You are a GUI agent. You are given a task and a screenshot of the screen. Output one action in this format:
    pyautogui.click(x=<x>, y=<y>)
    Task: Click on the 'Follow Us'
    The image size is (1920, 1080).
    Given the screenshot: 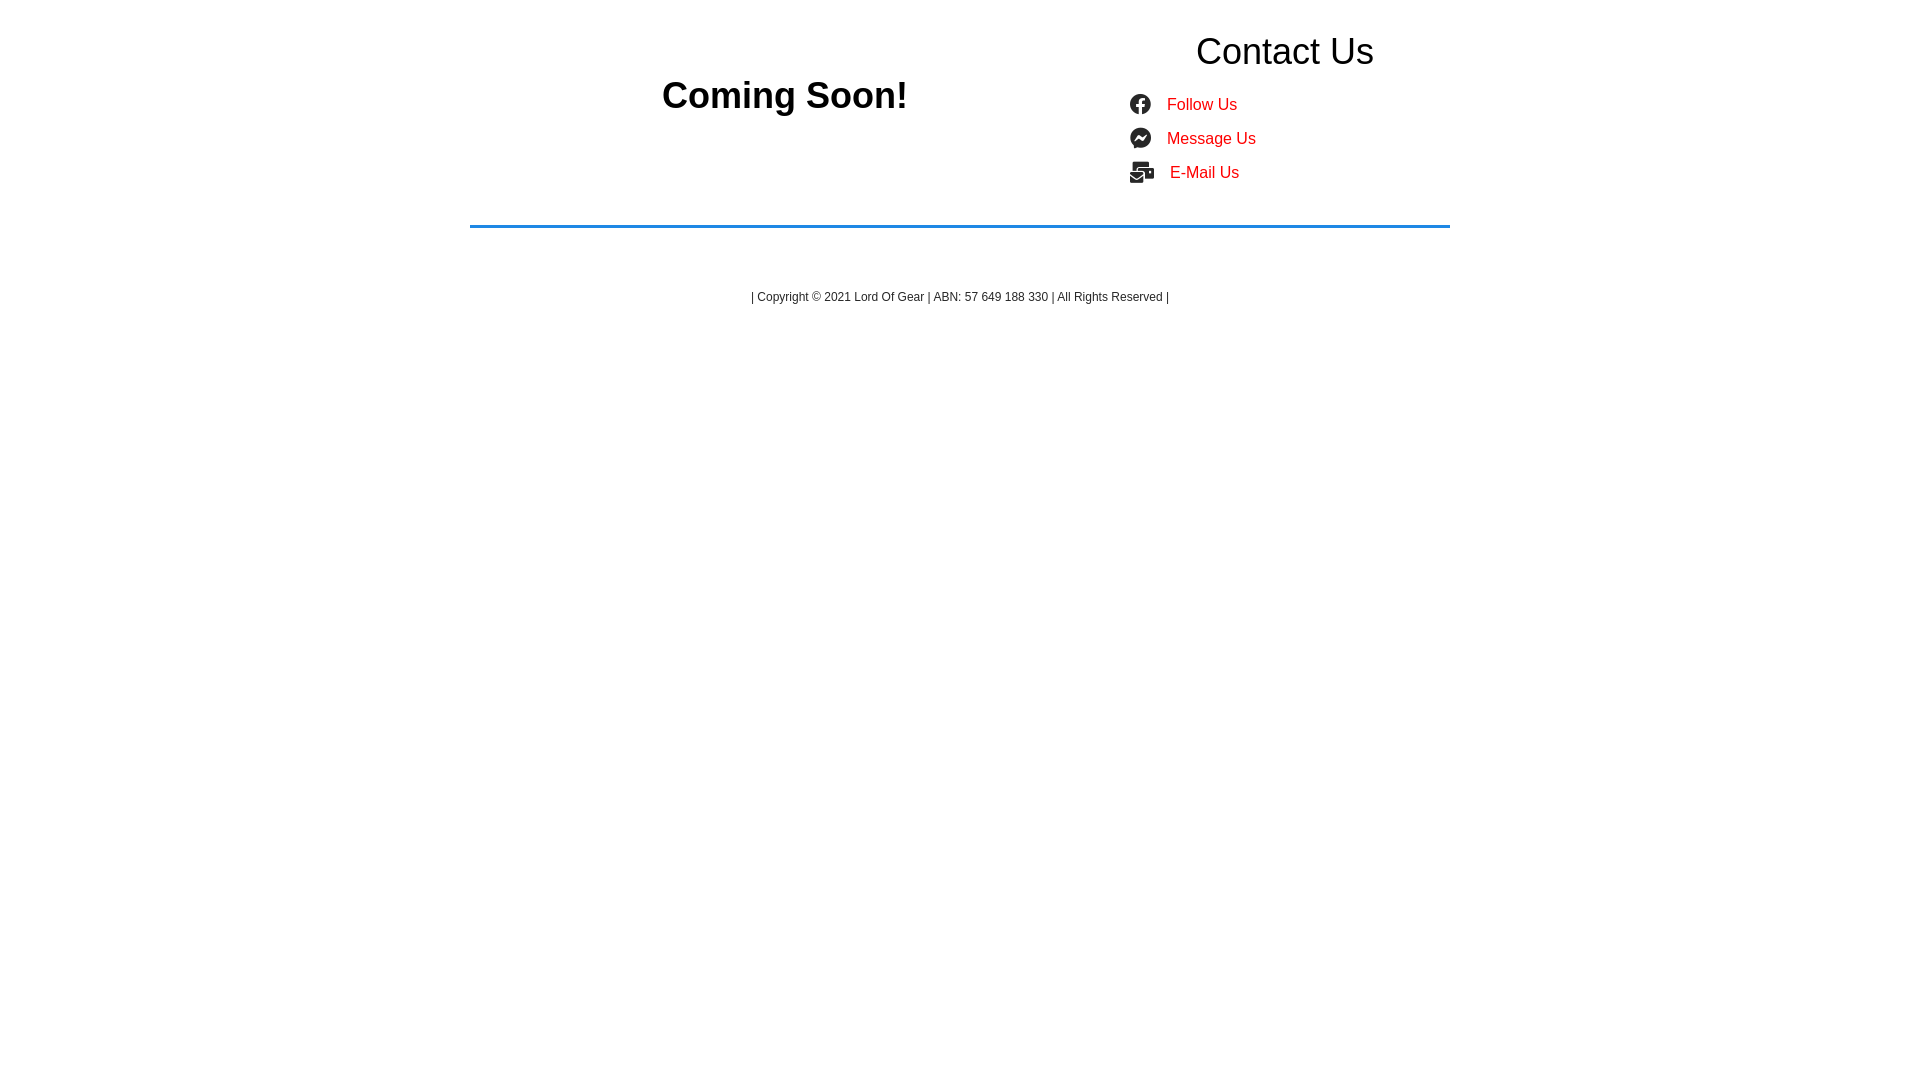 What is the action you would take?
    pyautogui.click(x=1200, y=104)
    